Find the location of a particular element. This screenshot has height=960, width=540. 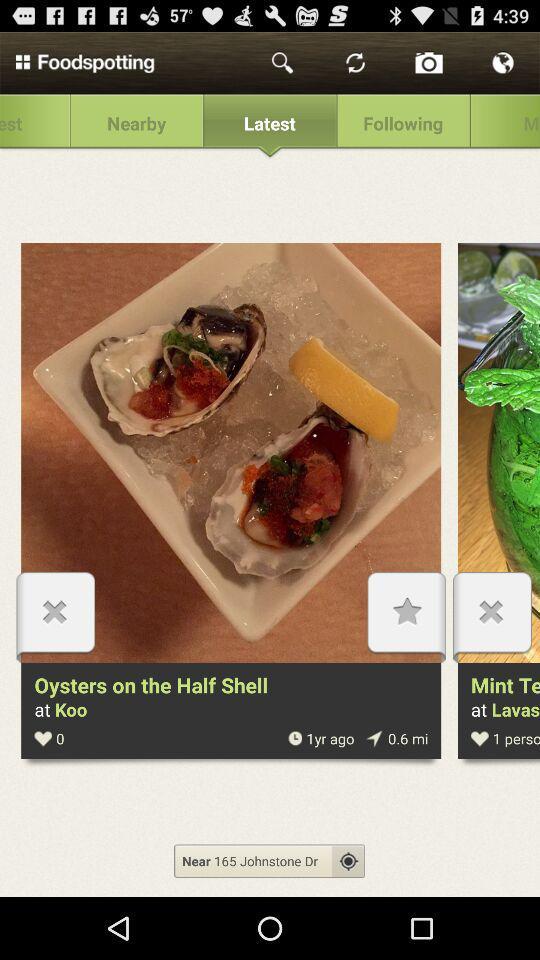

the star icon is located at coordinates (405, 653).